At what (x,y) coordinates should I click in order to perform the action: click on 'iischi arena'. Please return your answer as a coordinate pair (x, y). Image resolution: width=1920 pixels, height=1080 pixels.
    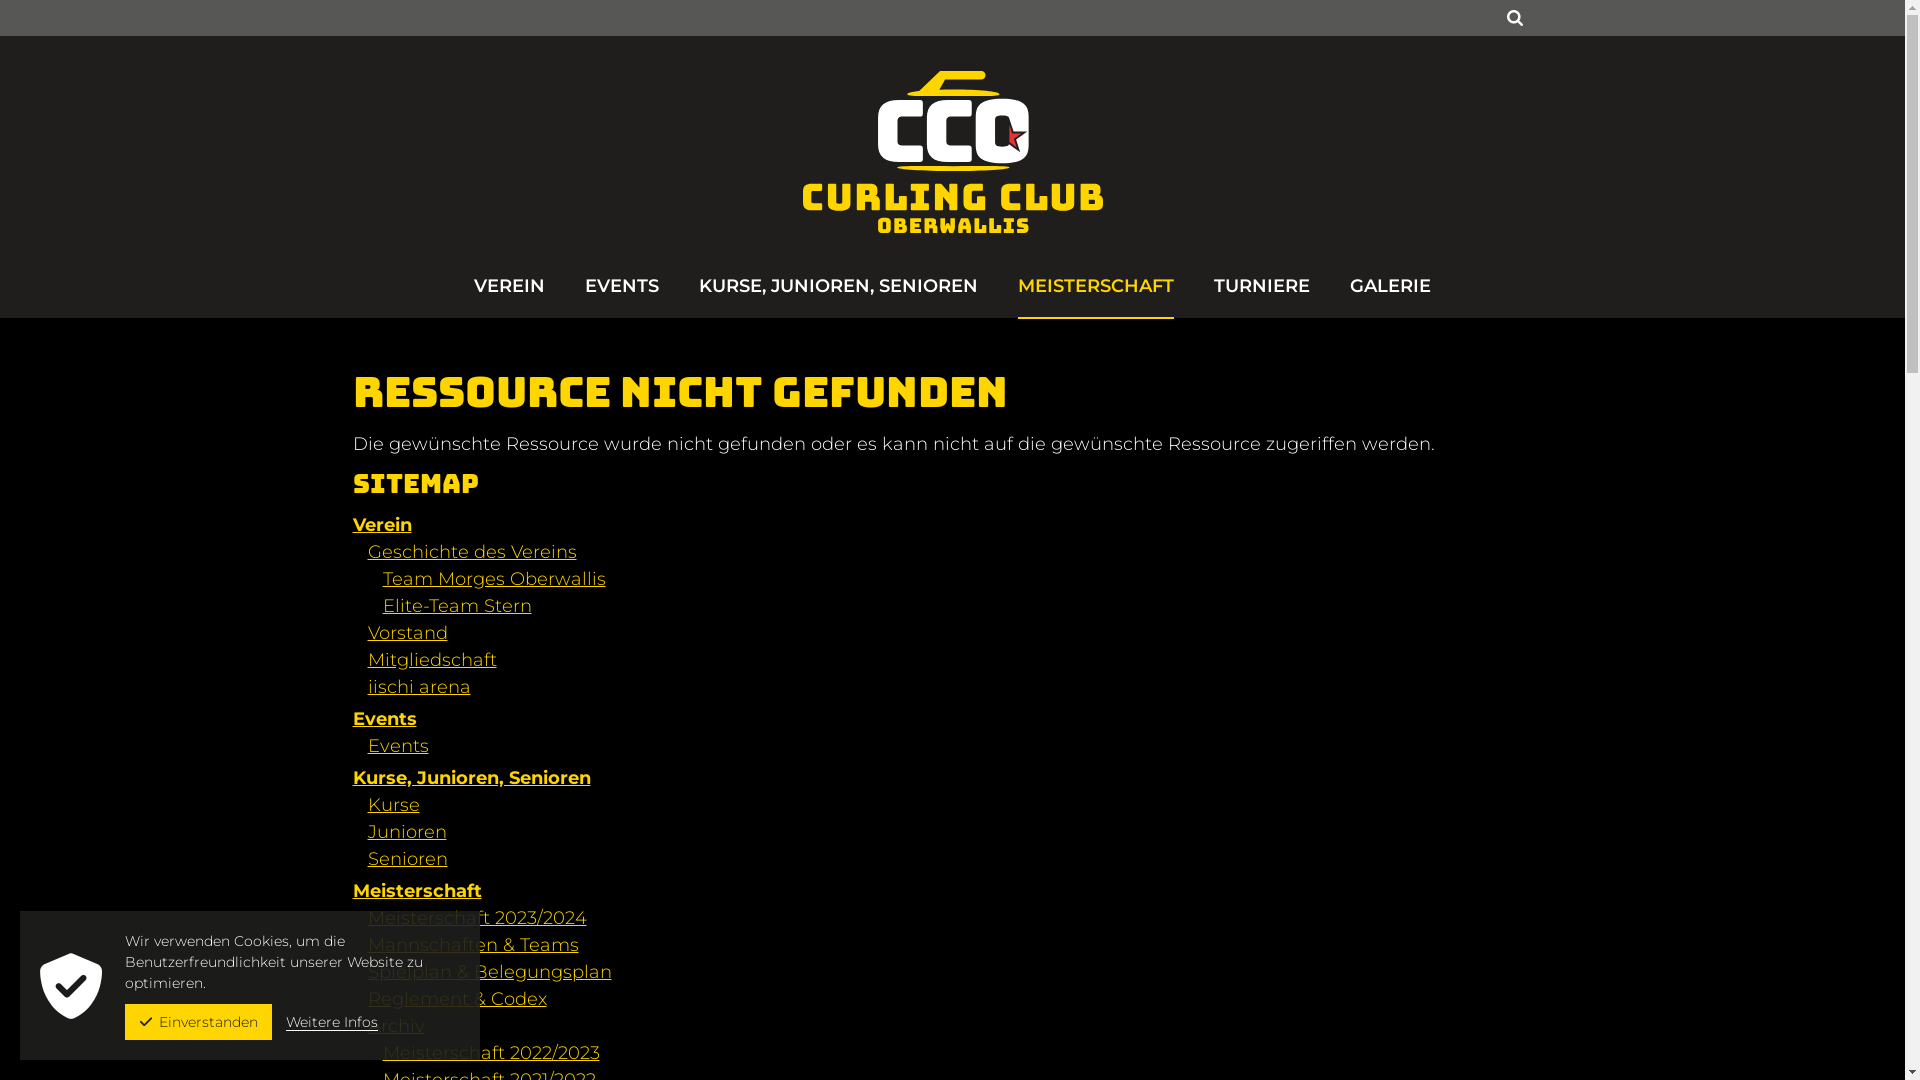
    Looking at the image, I should click on (418, 685).